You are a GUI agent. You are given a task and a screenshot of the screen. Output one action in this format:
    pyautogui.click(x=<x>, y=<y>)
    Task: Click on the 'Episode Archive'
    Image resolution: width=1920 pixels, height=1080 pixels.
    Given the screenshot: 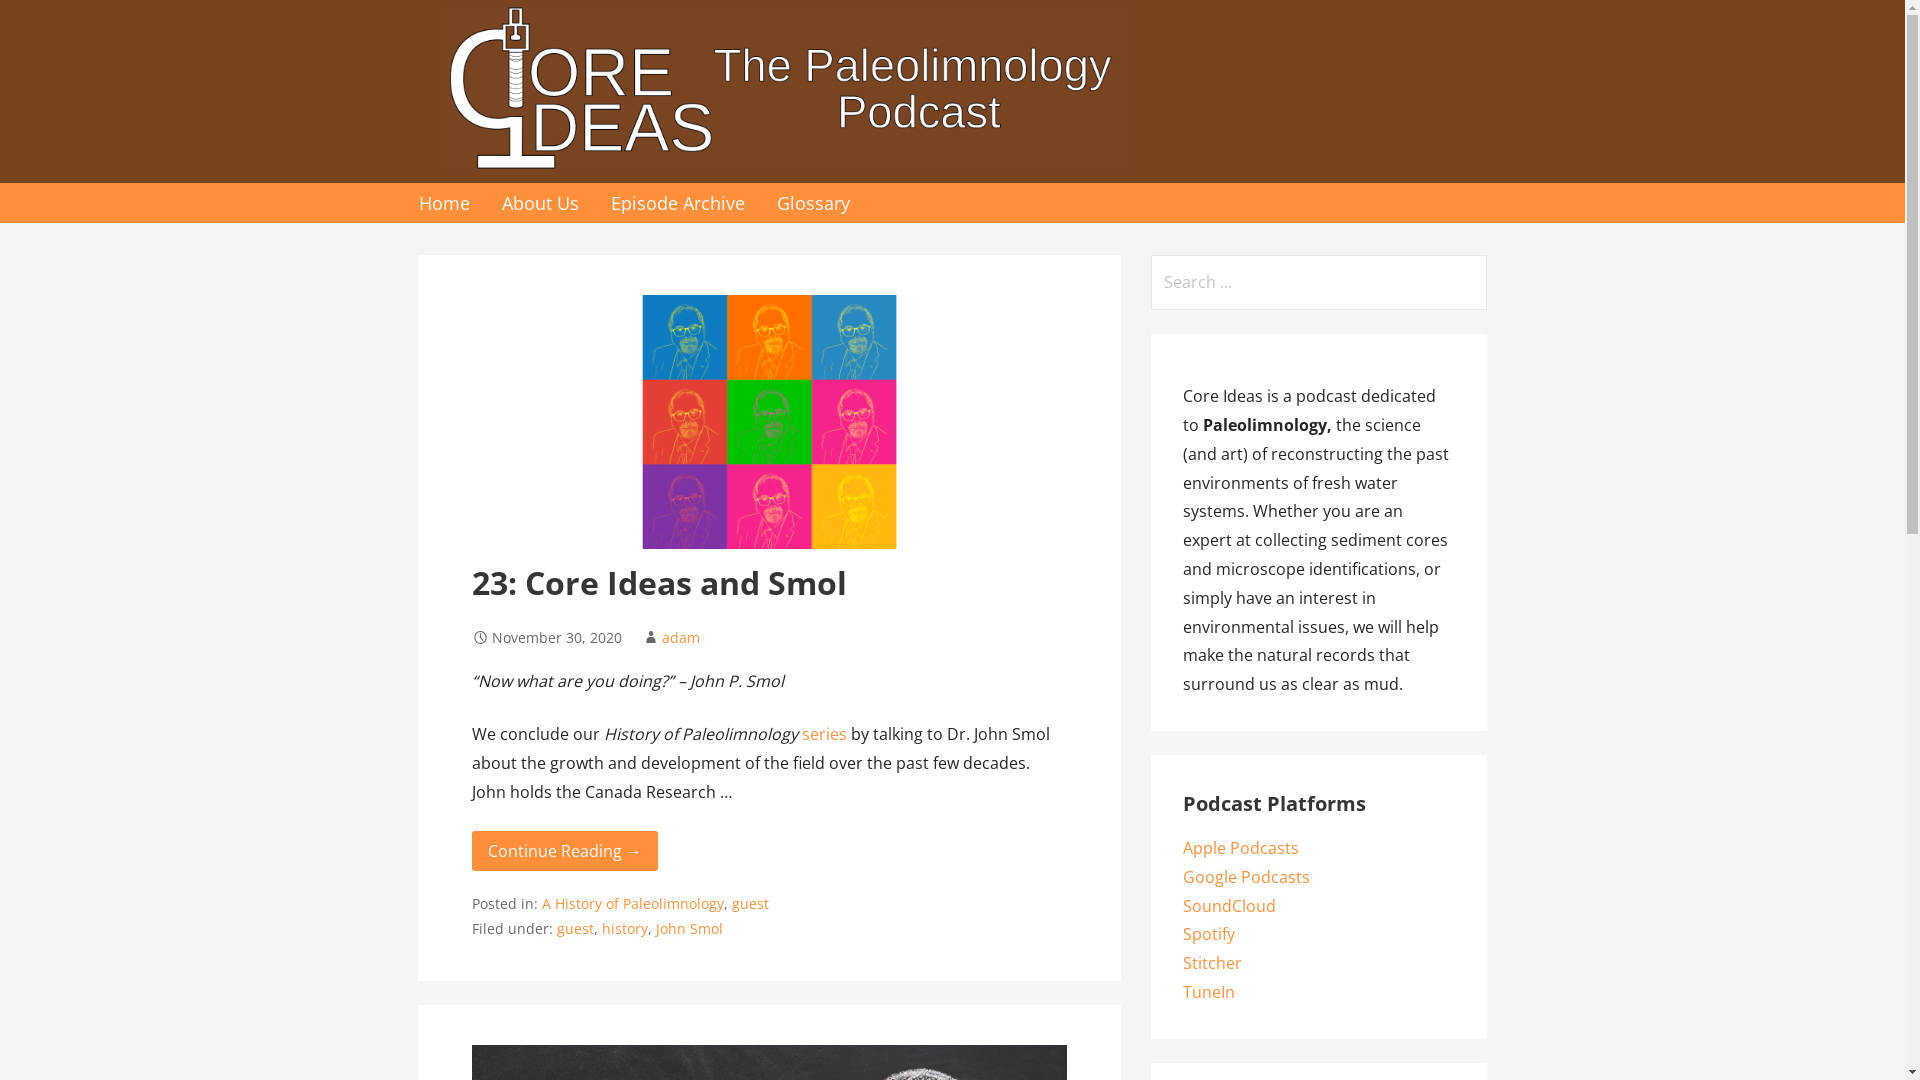 What is the action you would take?
    pyautogui.click(x=676, y=203)
    